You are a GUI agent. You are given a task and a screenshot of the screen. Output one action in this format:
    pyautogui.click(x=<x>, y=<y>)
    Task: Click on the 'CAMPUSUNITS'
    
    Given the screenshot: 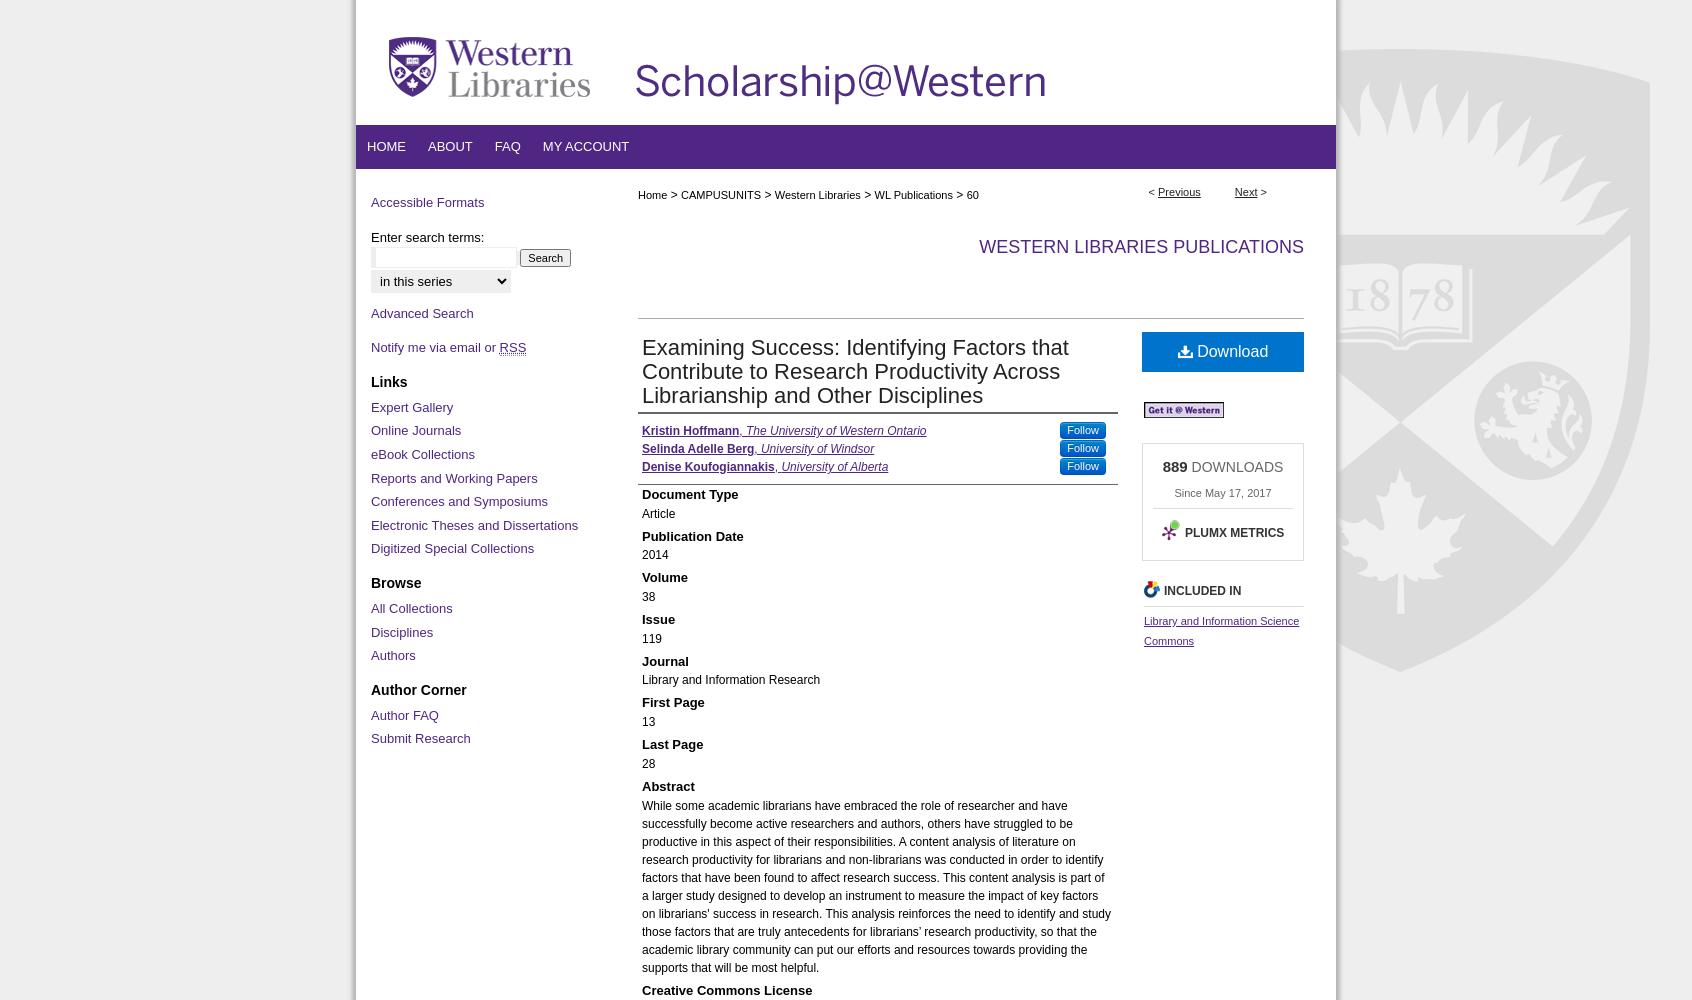 What is the action you would take?
    pyautogui.click(x=681, y=194)
    